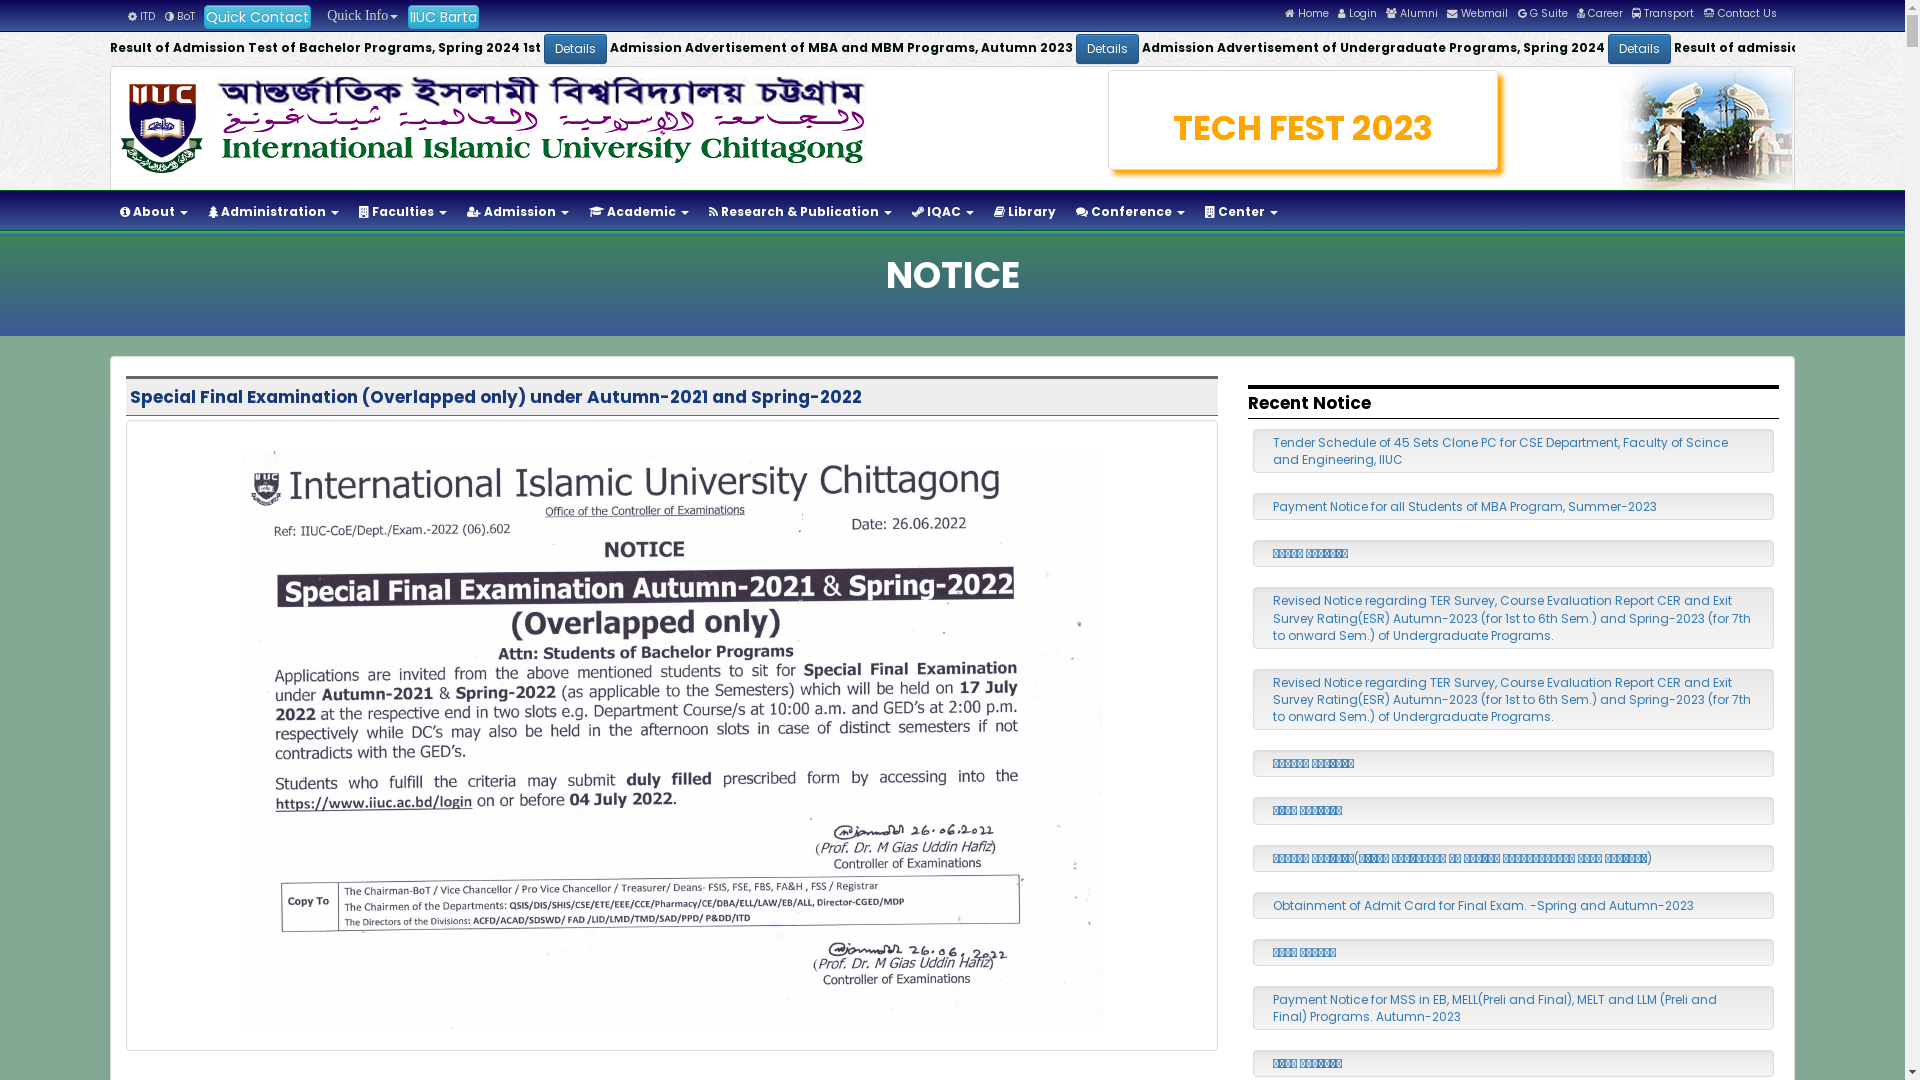  Describe the element at coordinates (637, 212) in the screenshot. I see `'Academic'` at that location.